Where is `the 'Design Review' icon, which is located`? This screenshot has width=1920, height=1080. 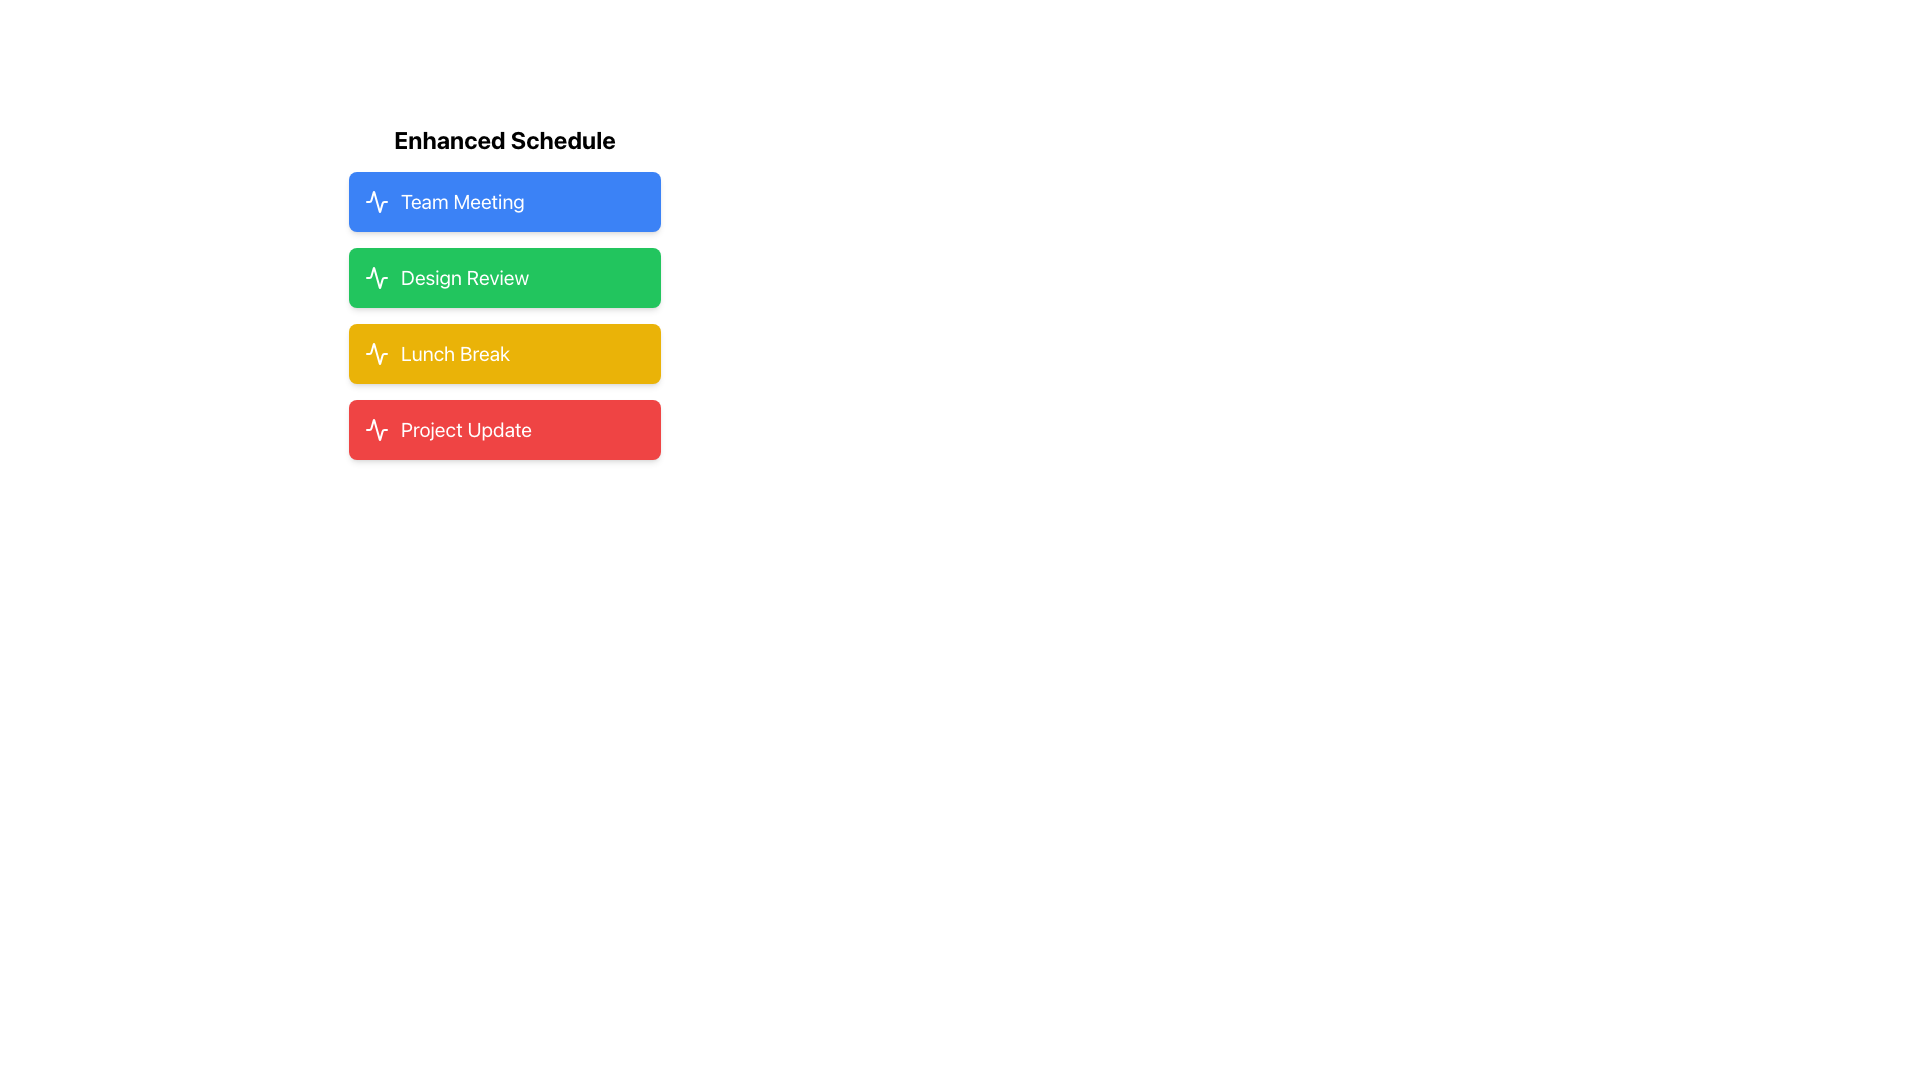
the 'Design Review' icon, which is located is located at coordinates (377, 277).